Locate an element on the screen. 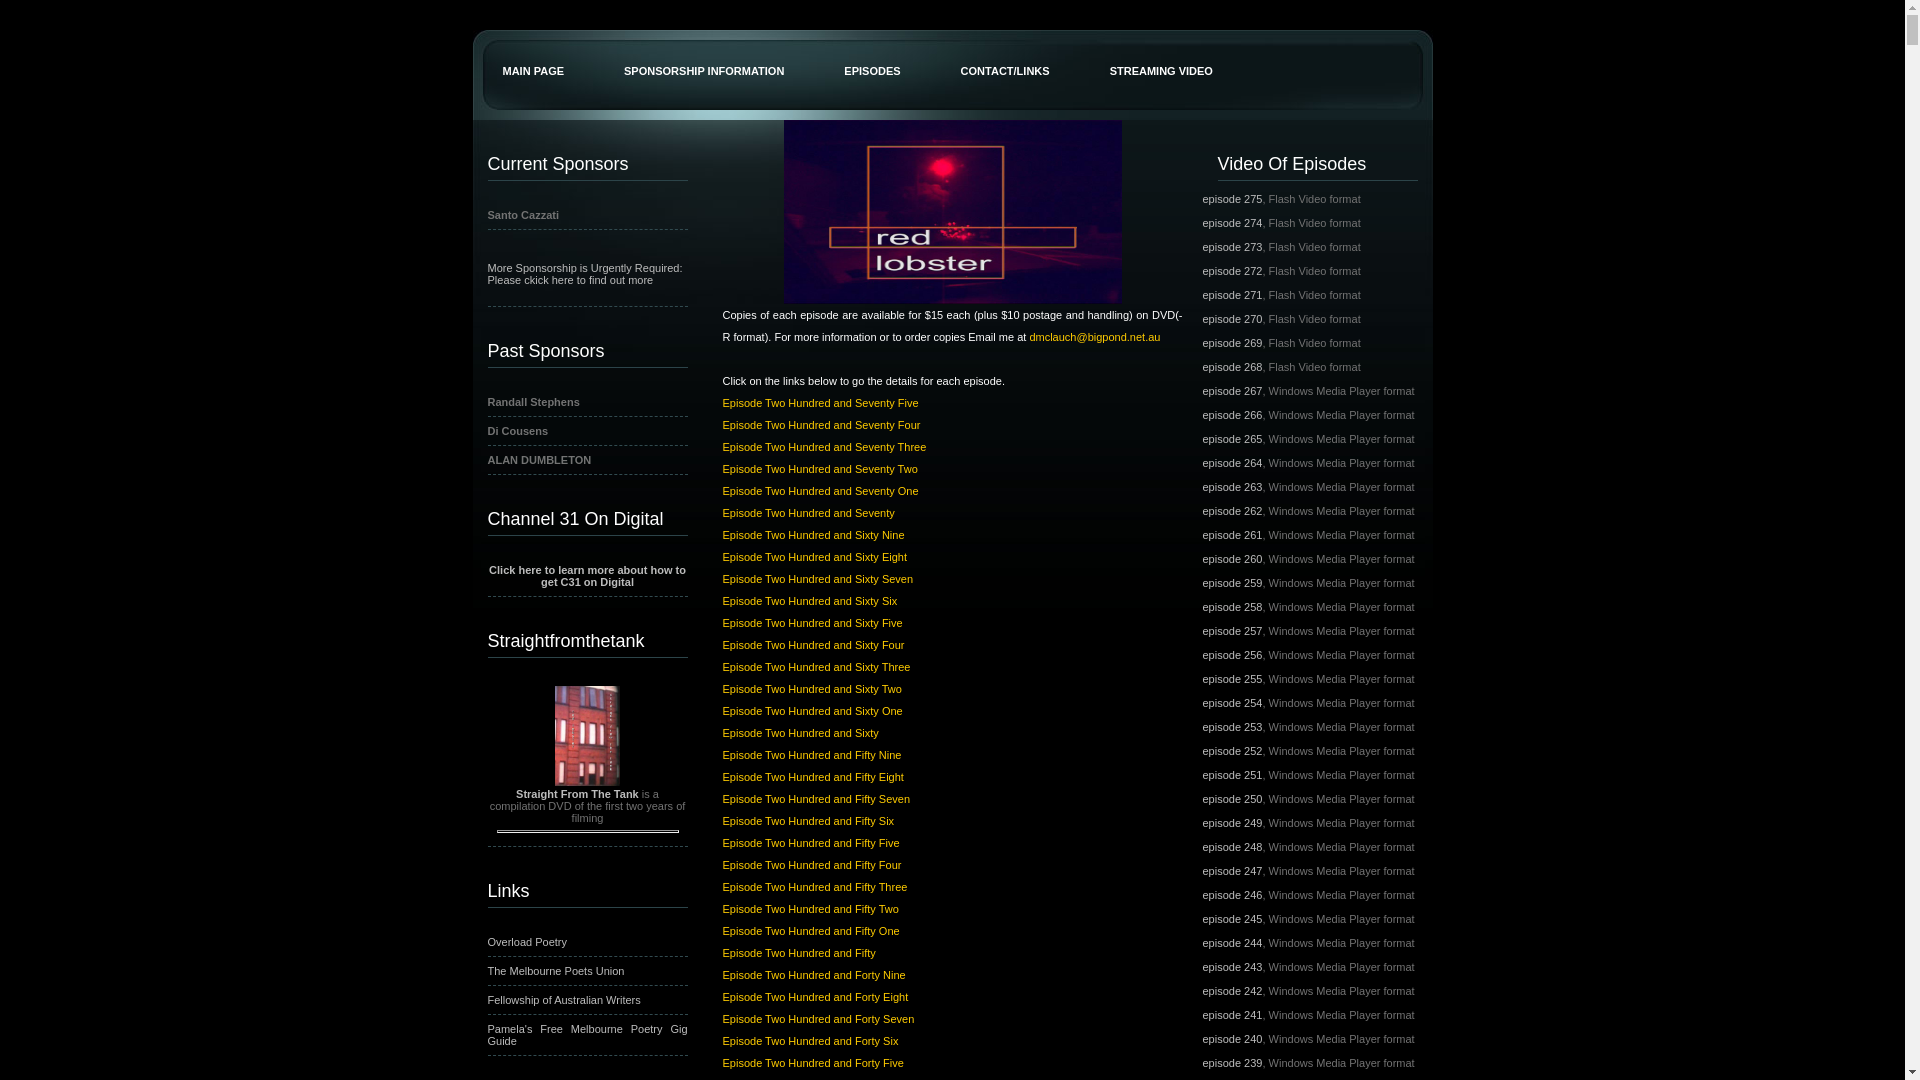 Image resolution: width=1920 pixels, height=1080 pixels. 'SPONSORSHIP INFORMATION' is located at coordinates (704, 49).